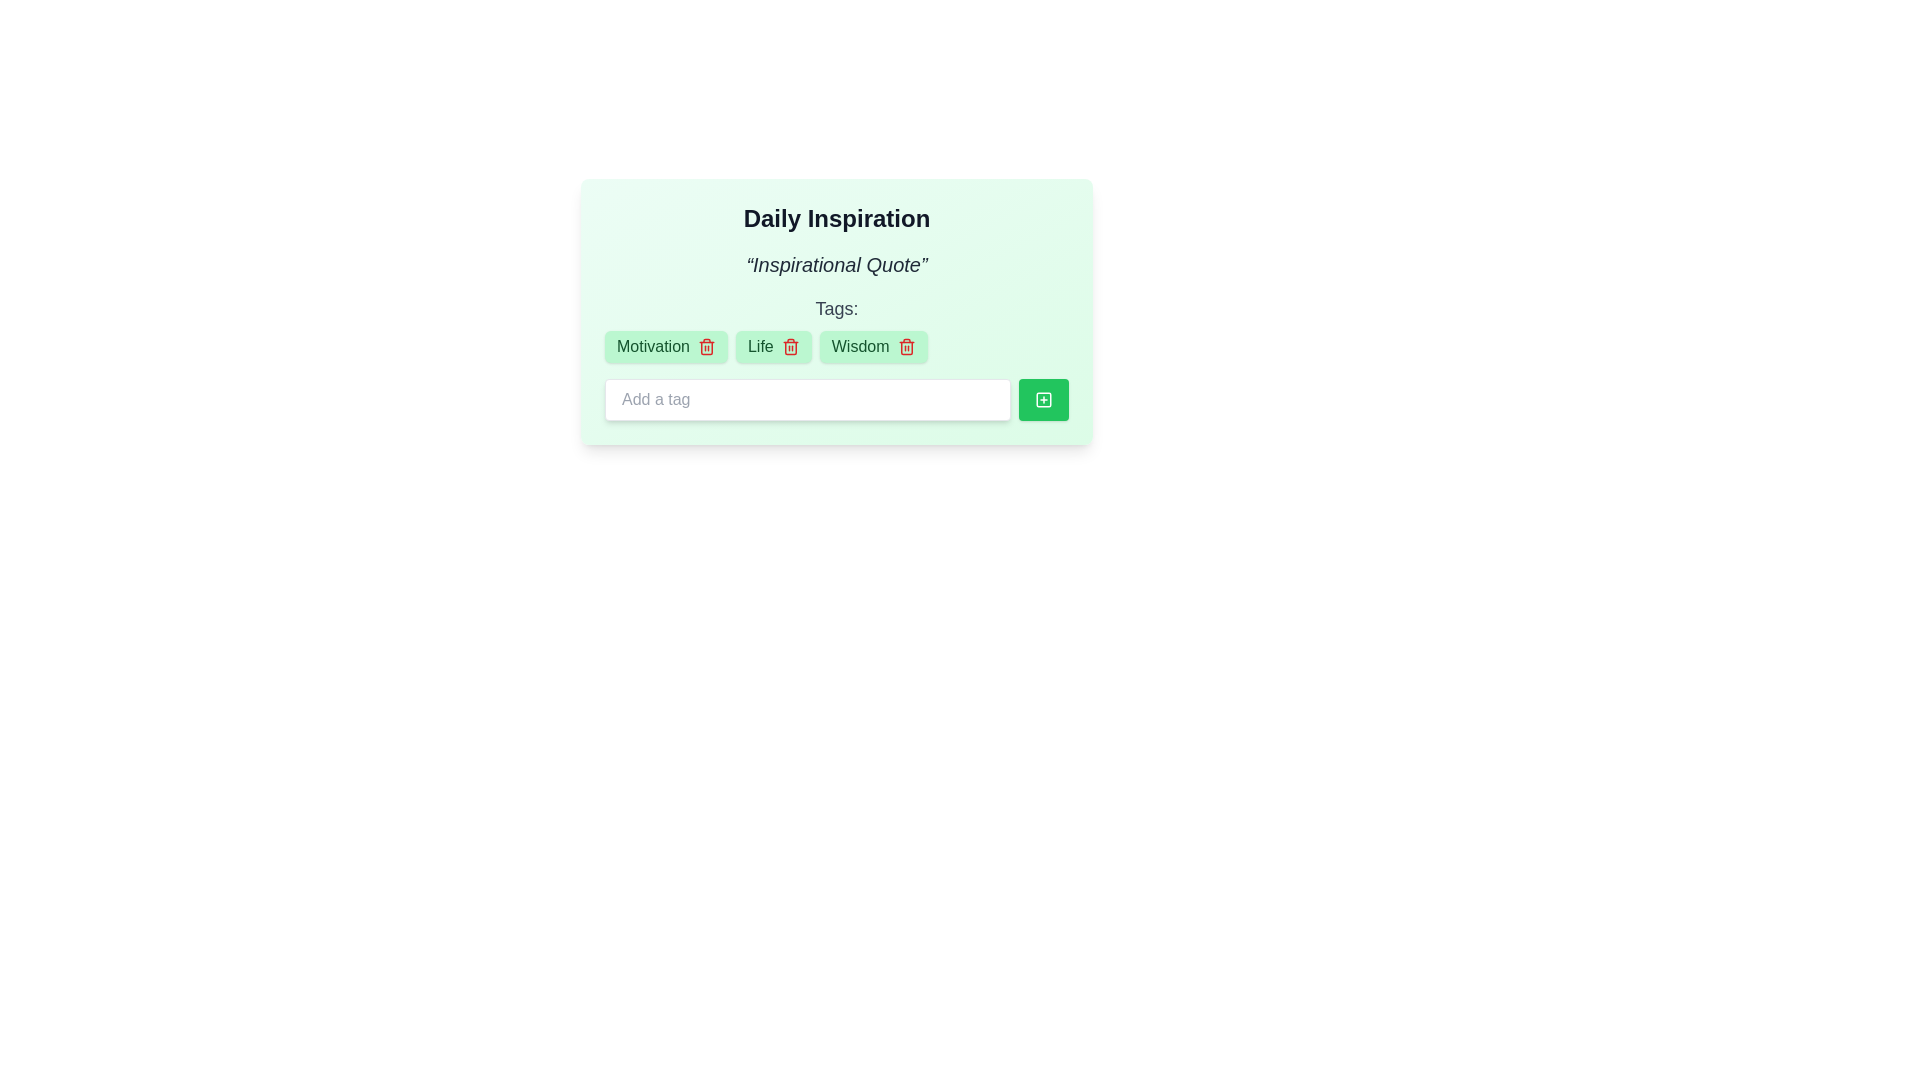 The width and height of the screenshot is (1920, 1080). What do you see at coordinates (1042, 400) in the screenshot?
I see `the small green button with a plus symbol located to the right of the 'Add a tag' input field within the green card component` at bounding box center [1042, 400].